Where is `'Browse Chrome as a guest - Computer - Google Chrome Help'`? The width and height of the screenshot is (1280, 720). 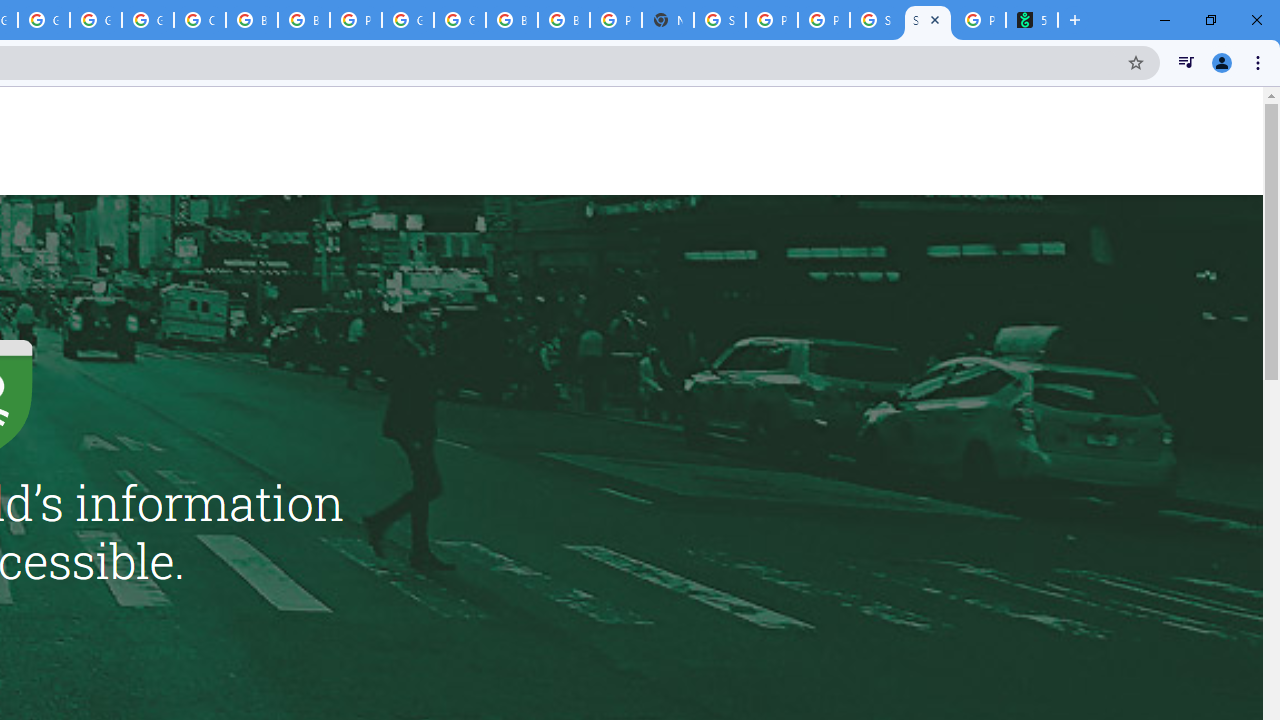 'Browse Chrome as a guest - Computer - Google Chrome Help' is located at coordinates (251, 20).